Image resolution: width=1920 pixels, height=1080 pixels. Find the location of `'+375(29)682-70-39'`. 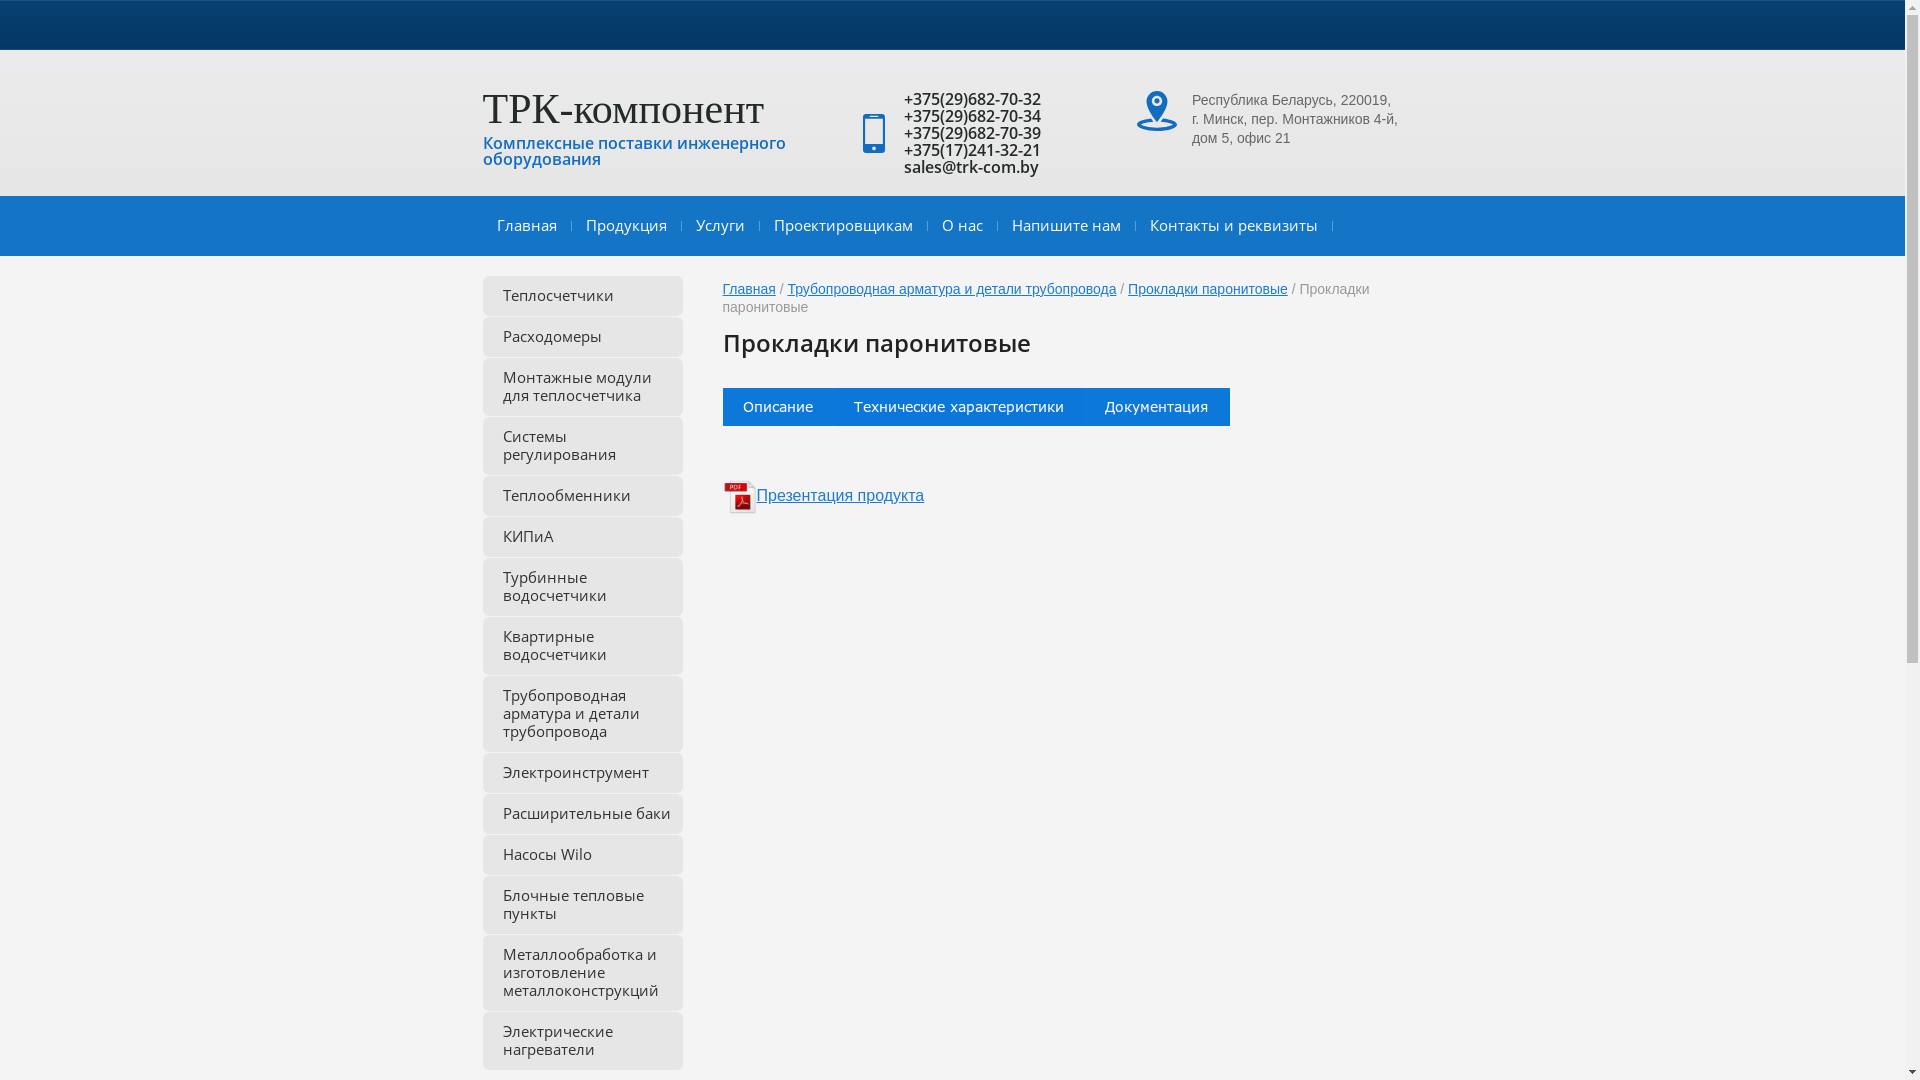

'+375(29)682-70-39' is located at coordinates (972, 132).